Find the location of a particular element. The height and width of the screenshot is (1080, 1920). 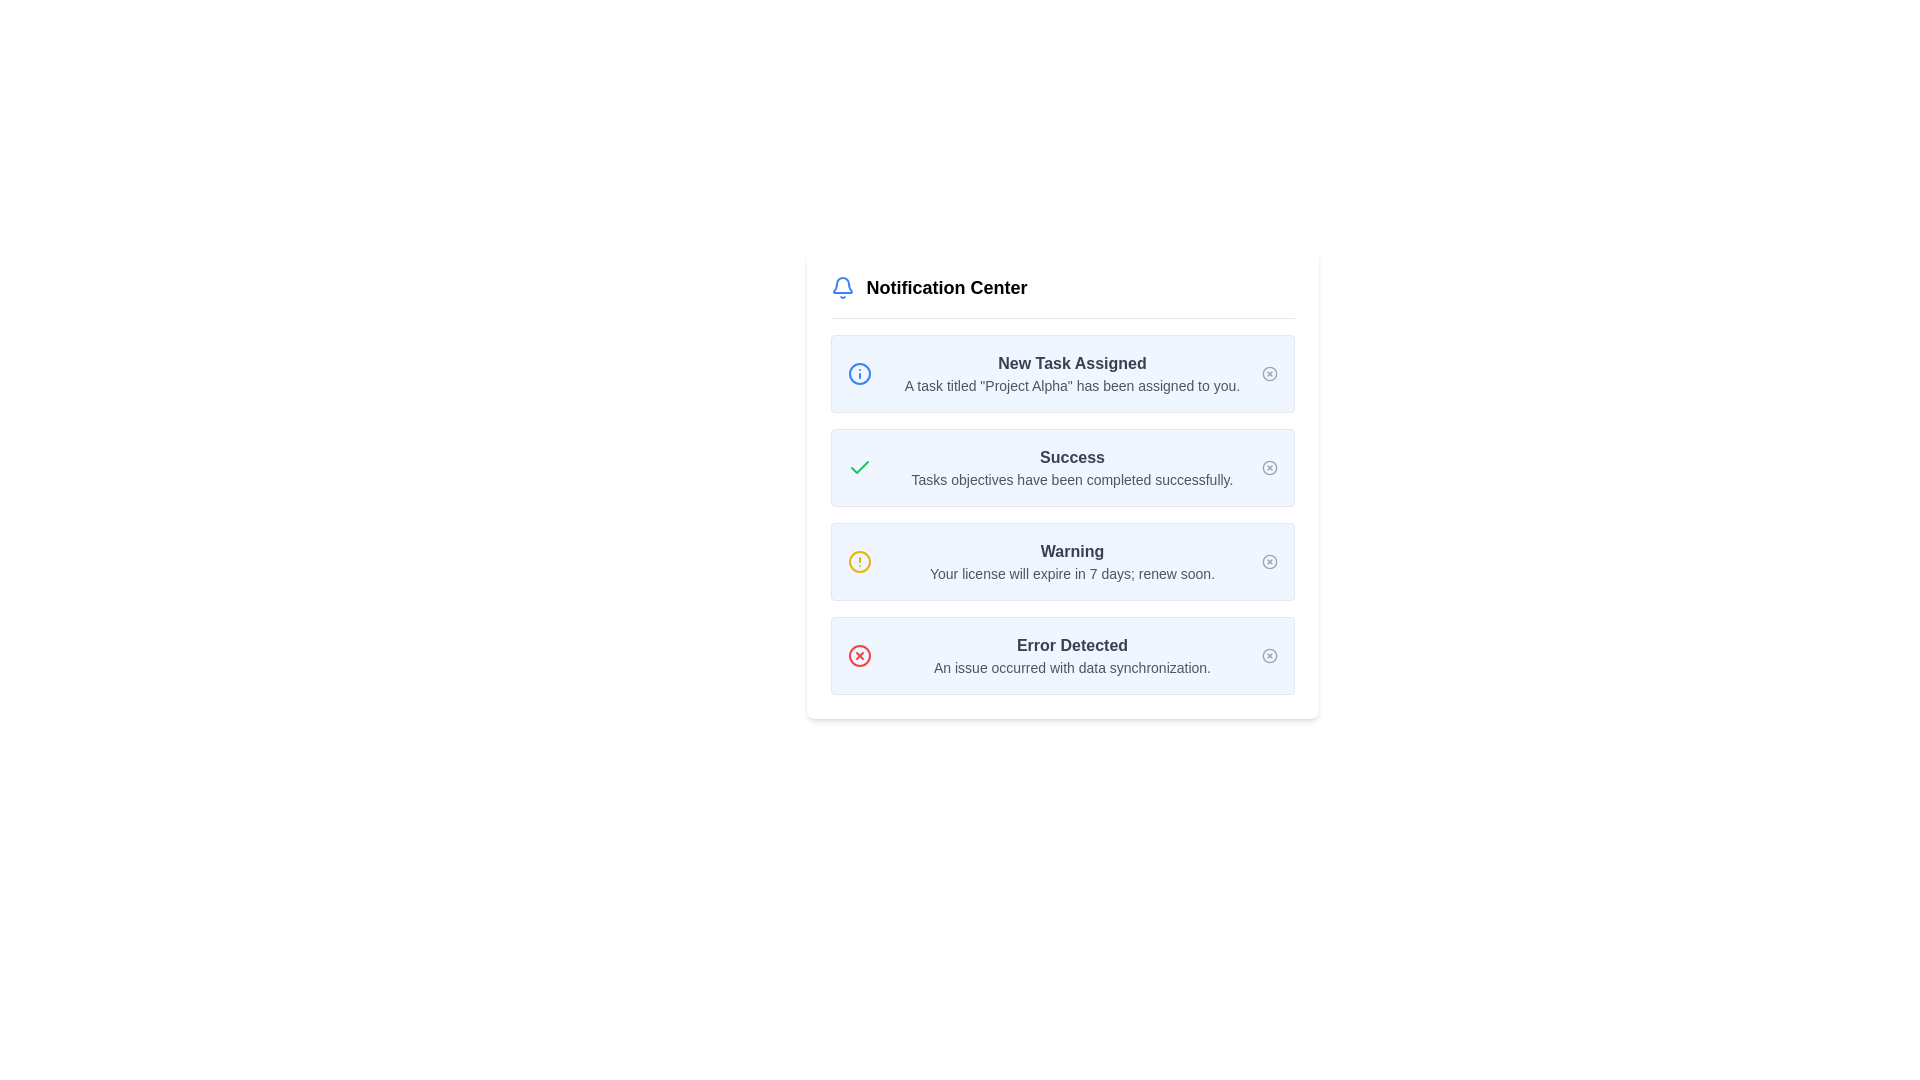

the circular warning icon with a yellow outline located in the Notification Center, which is the third notification icon from the top, positioned to the left of the text labeled 'Warning' is located at coordinates (859, 562).